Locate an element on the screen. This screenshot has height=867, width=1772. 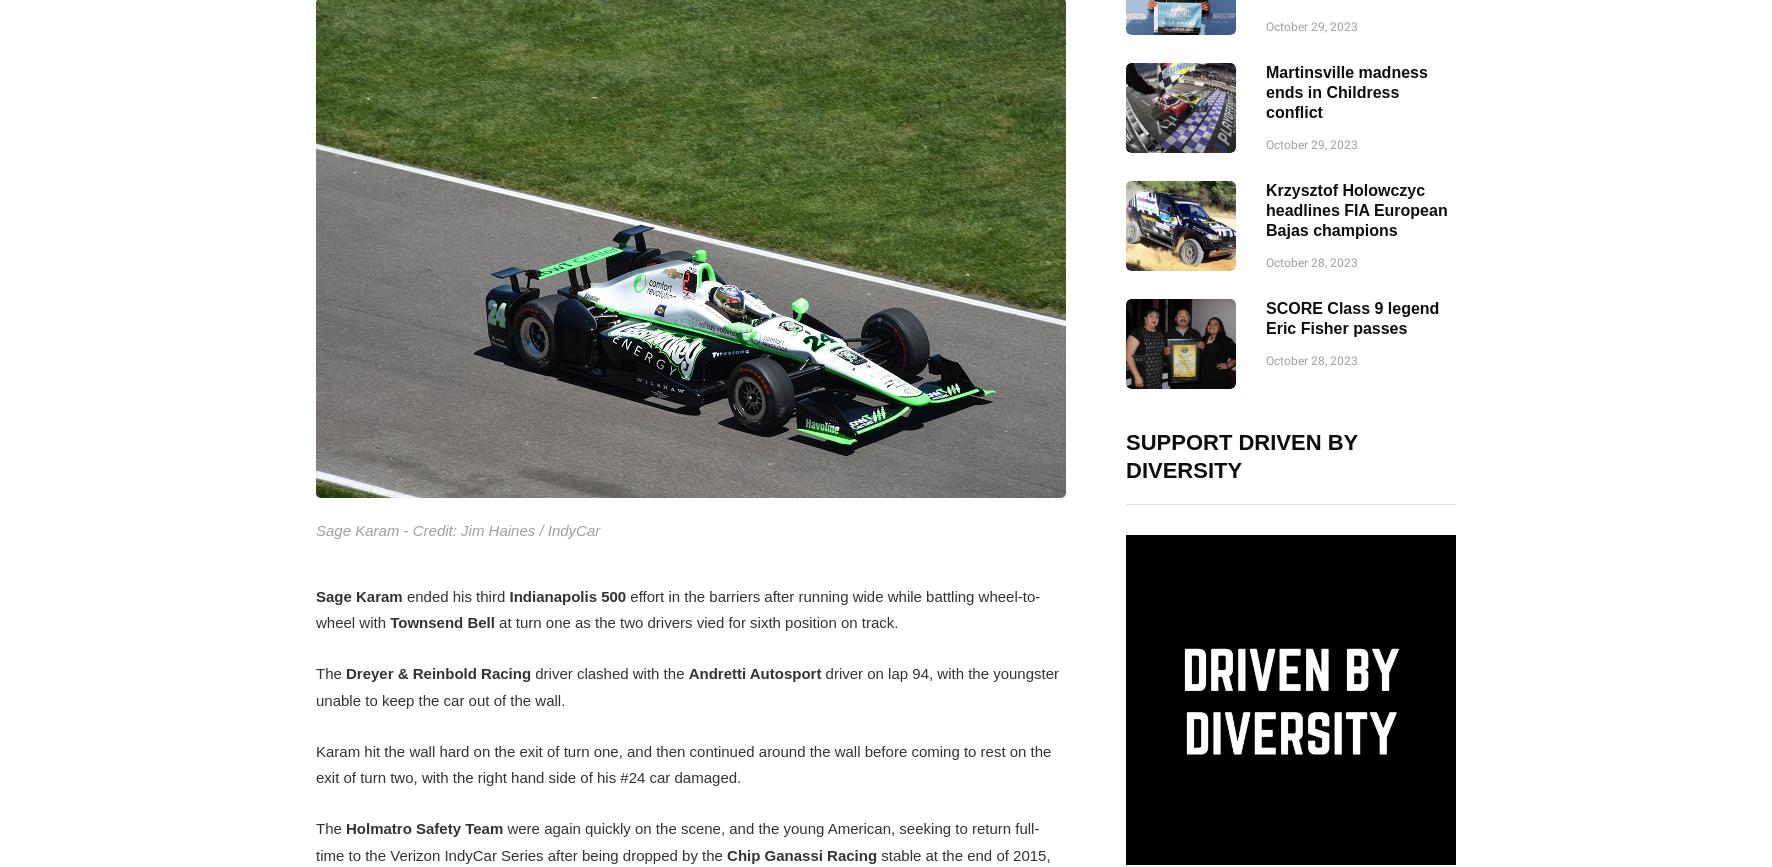
'SCORE Class 9 legend Eric Fisher passes' is located at coordinates (1351, 318).